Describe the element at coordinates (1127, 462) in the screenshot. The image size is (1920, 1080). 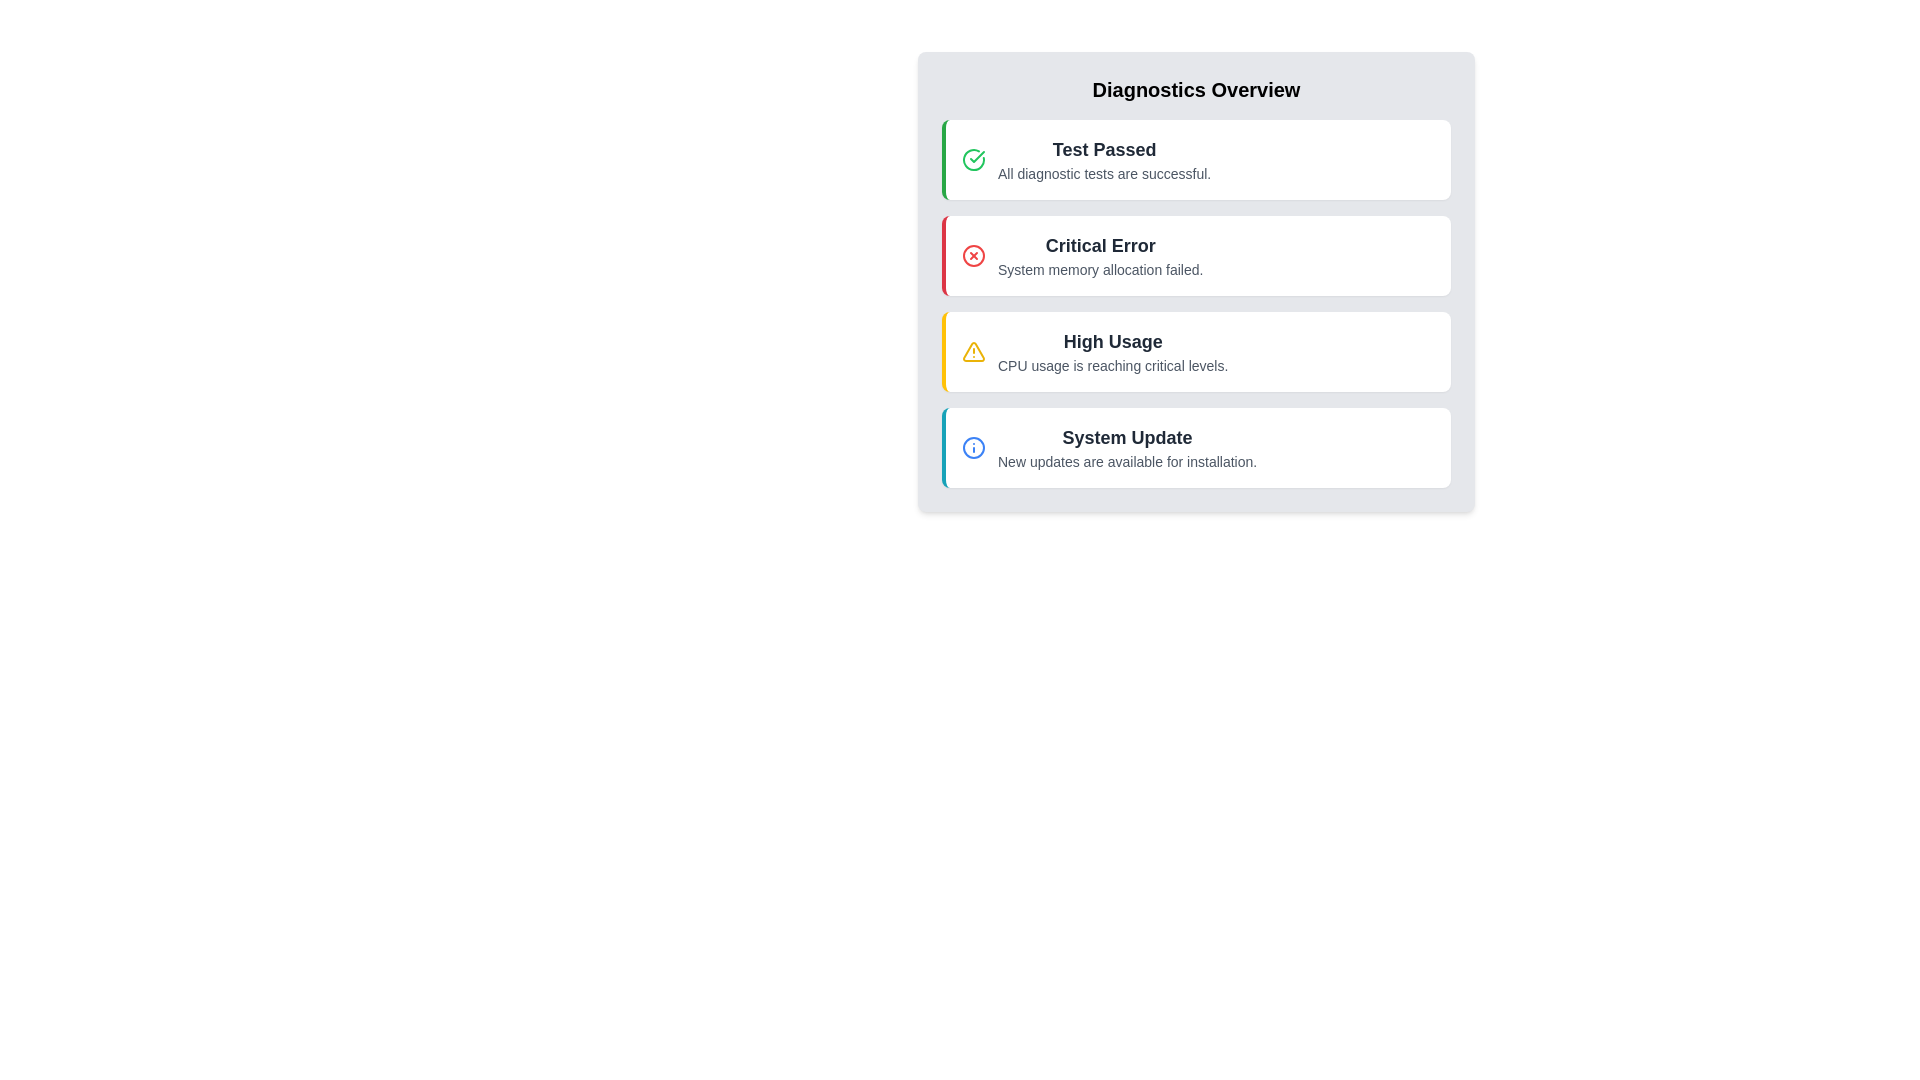
I see `the text message styled in a small gray font that states 'New updates are available for installation,' located beneath the heading 'System Update' in the fourth diagnostic block of the 'Diagnostics Overview' section` at that location.